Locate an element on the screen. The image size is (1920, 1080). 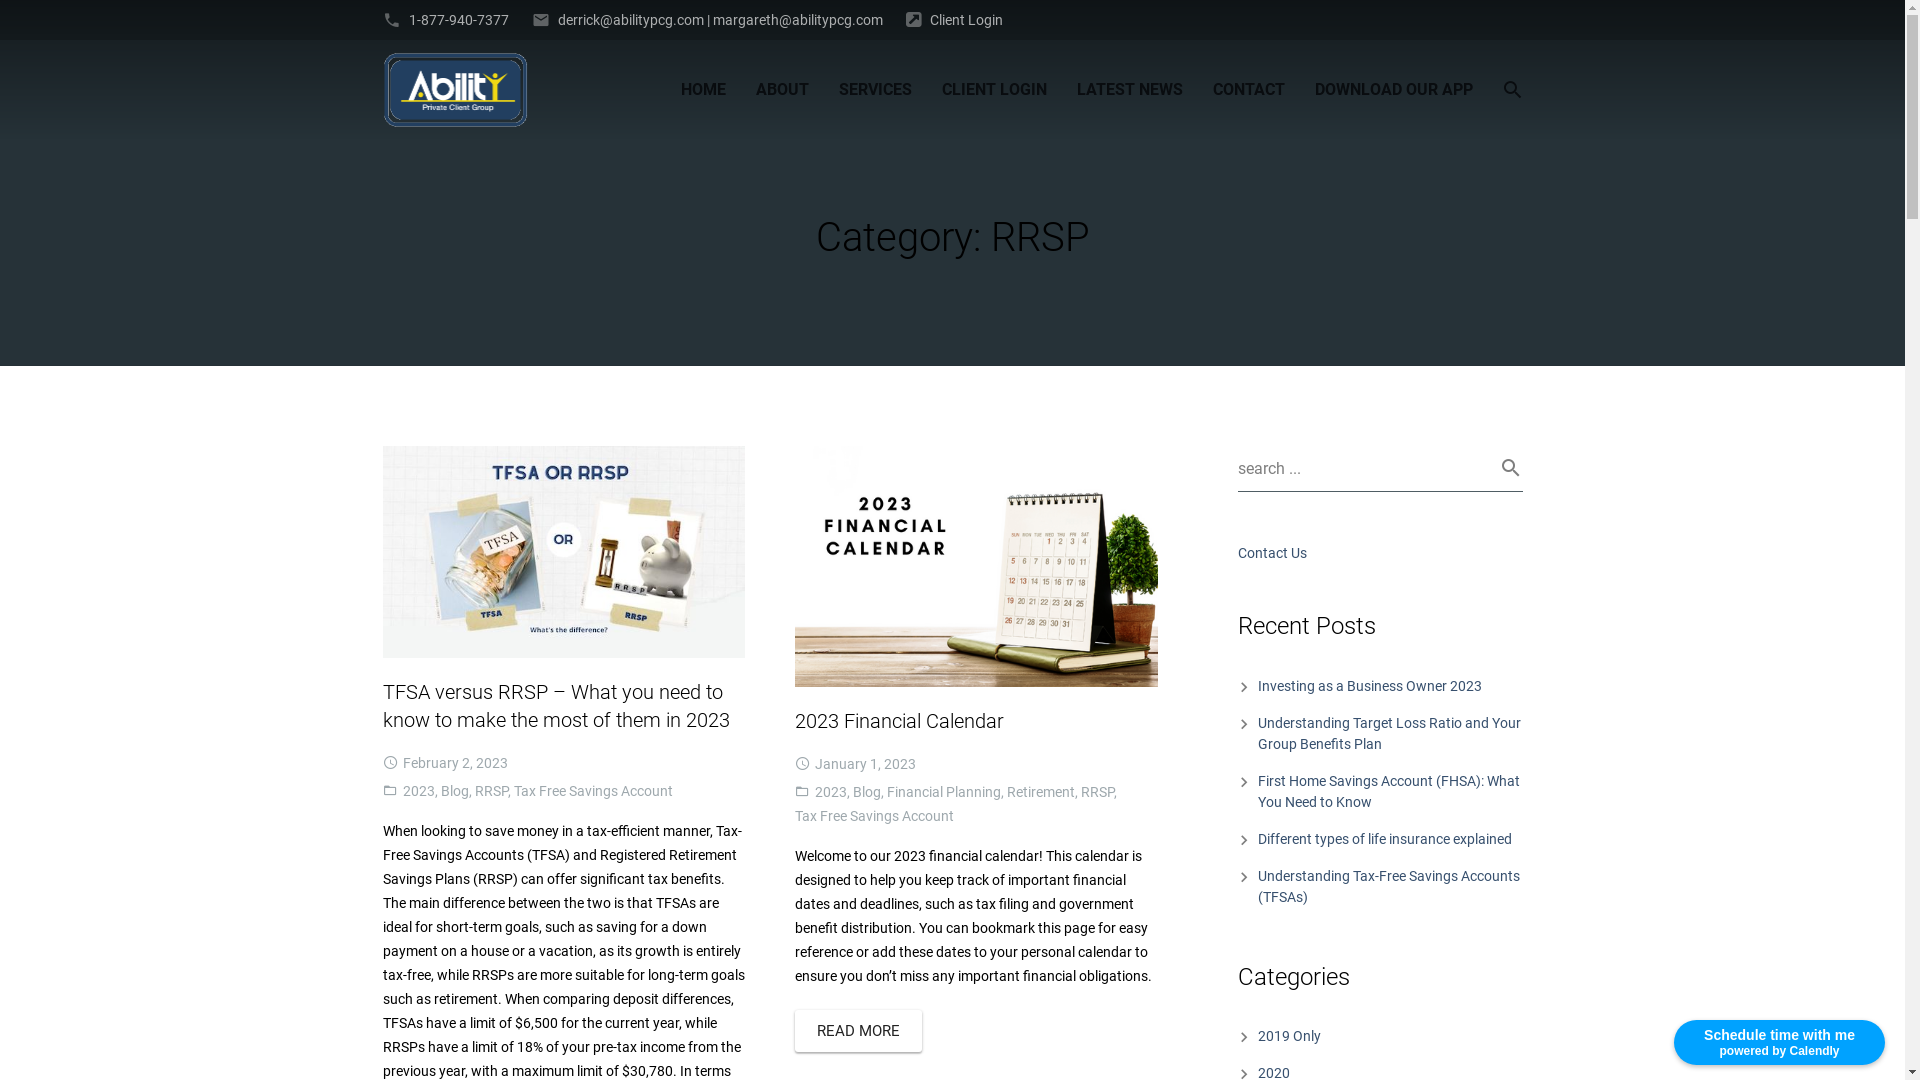
'CONTACT' is located at coordinates (1247, 88).